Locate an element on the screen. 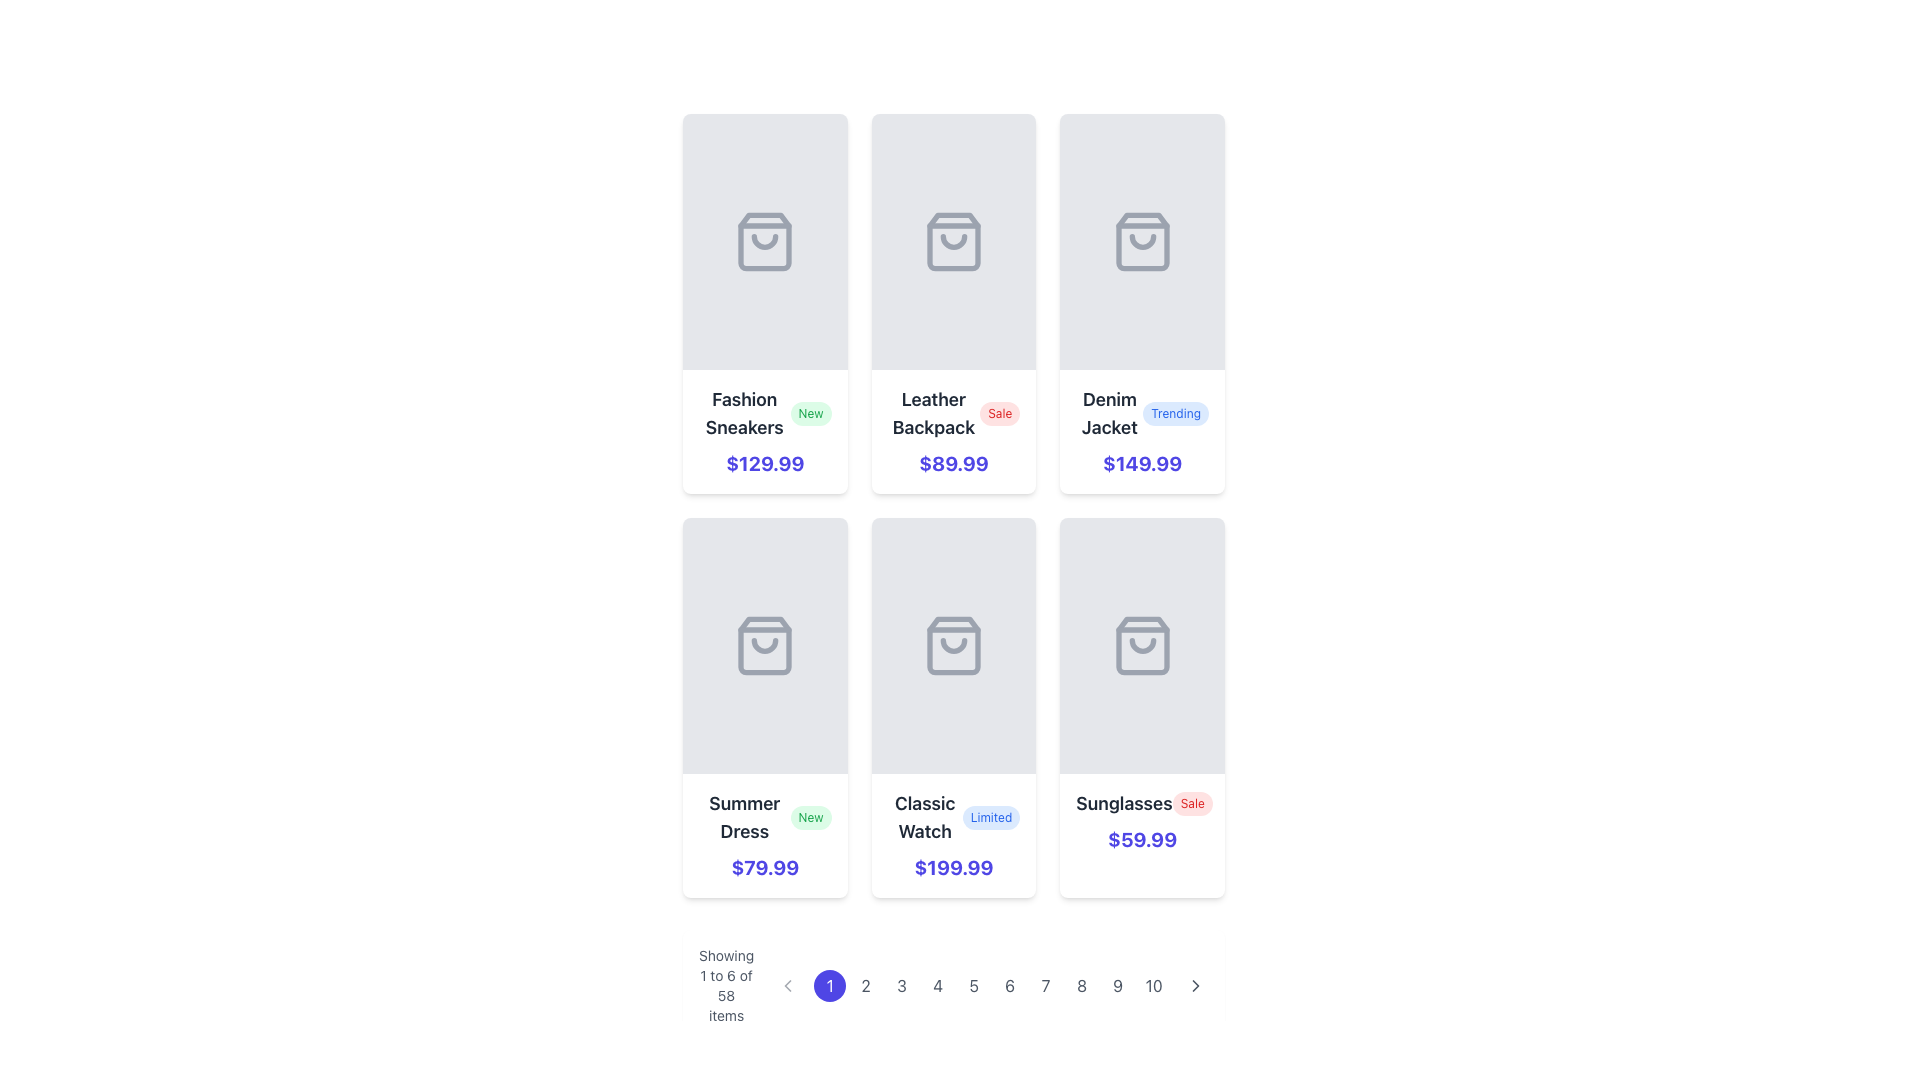  the text label with promotional badge located in the second card of the first row to trigger a tooltip or highlight is located at coordinates (953, 412).